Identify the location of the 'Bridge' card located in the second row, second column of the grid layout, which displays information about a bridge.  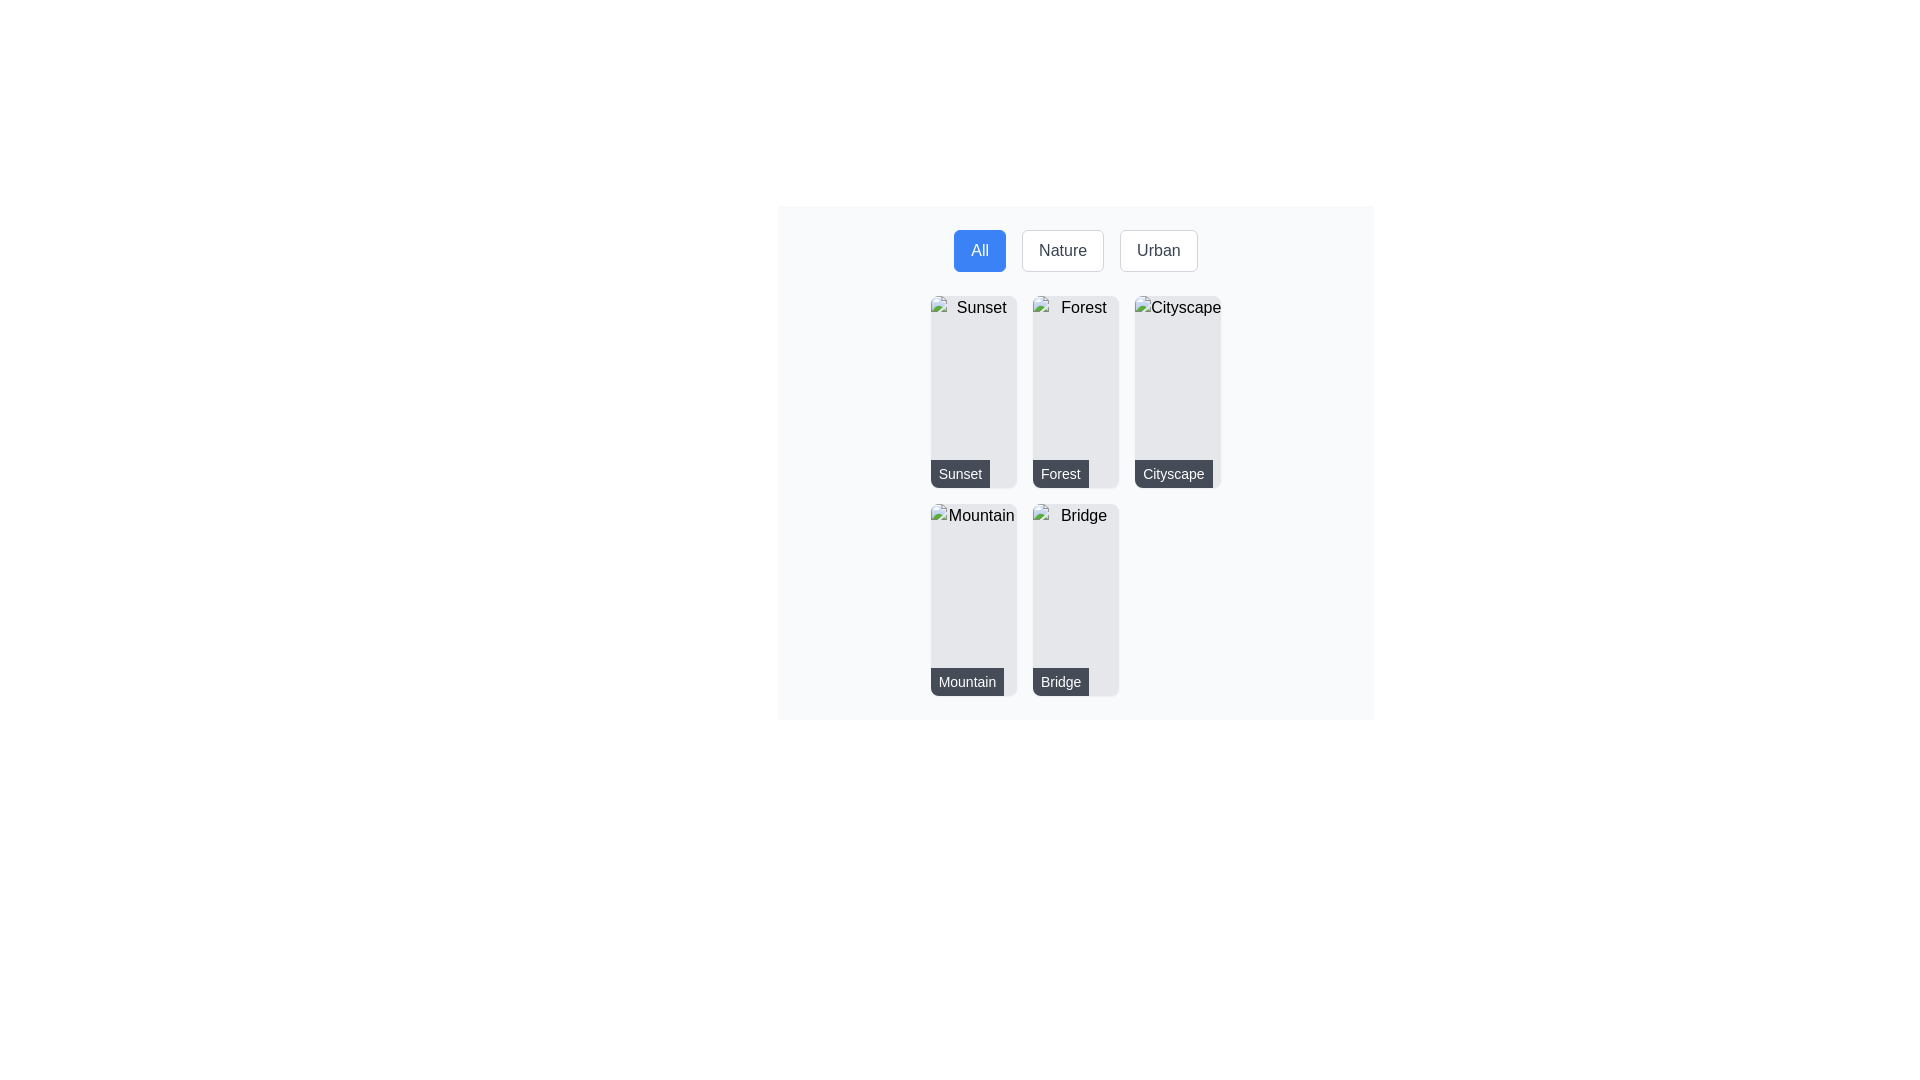
(1074, 599).